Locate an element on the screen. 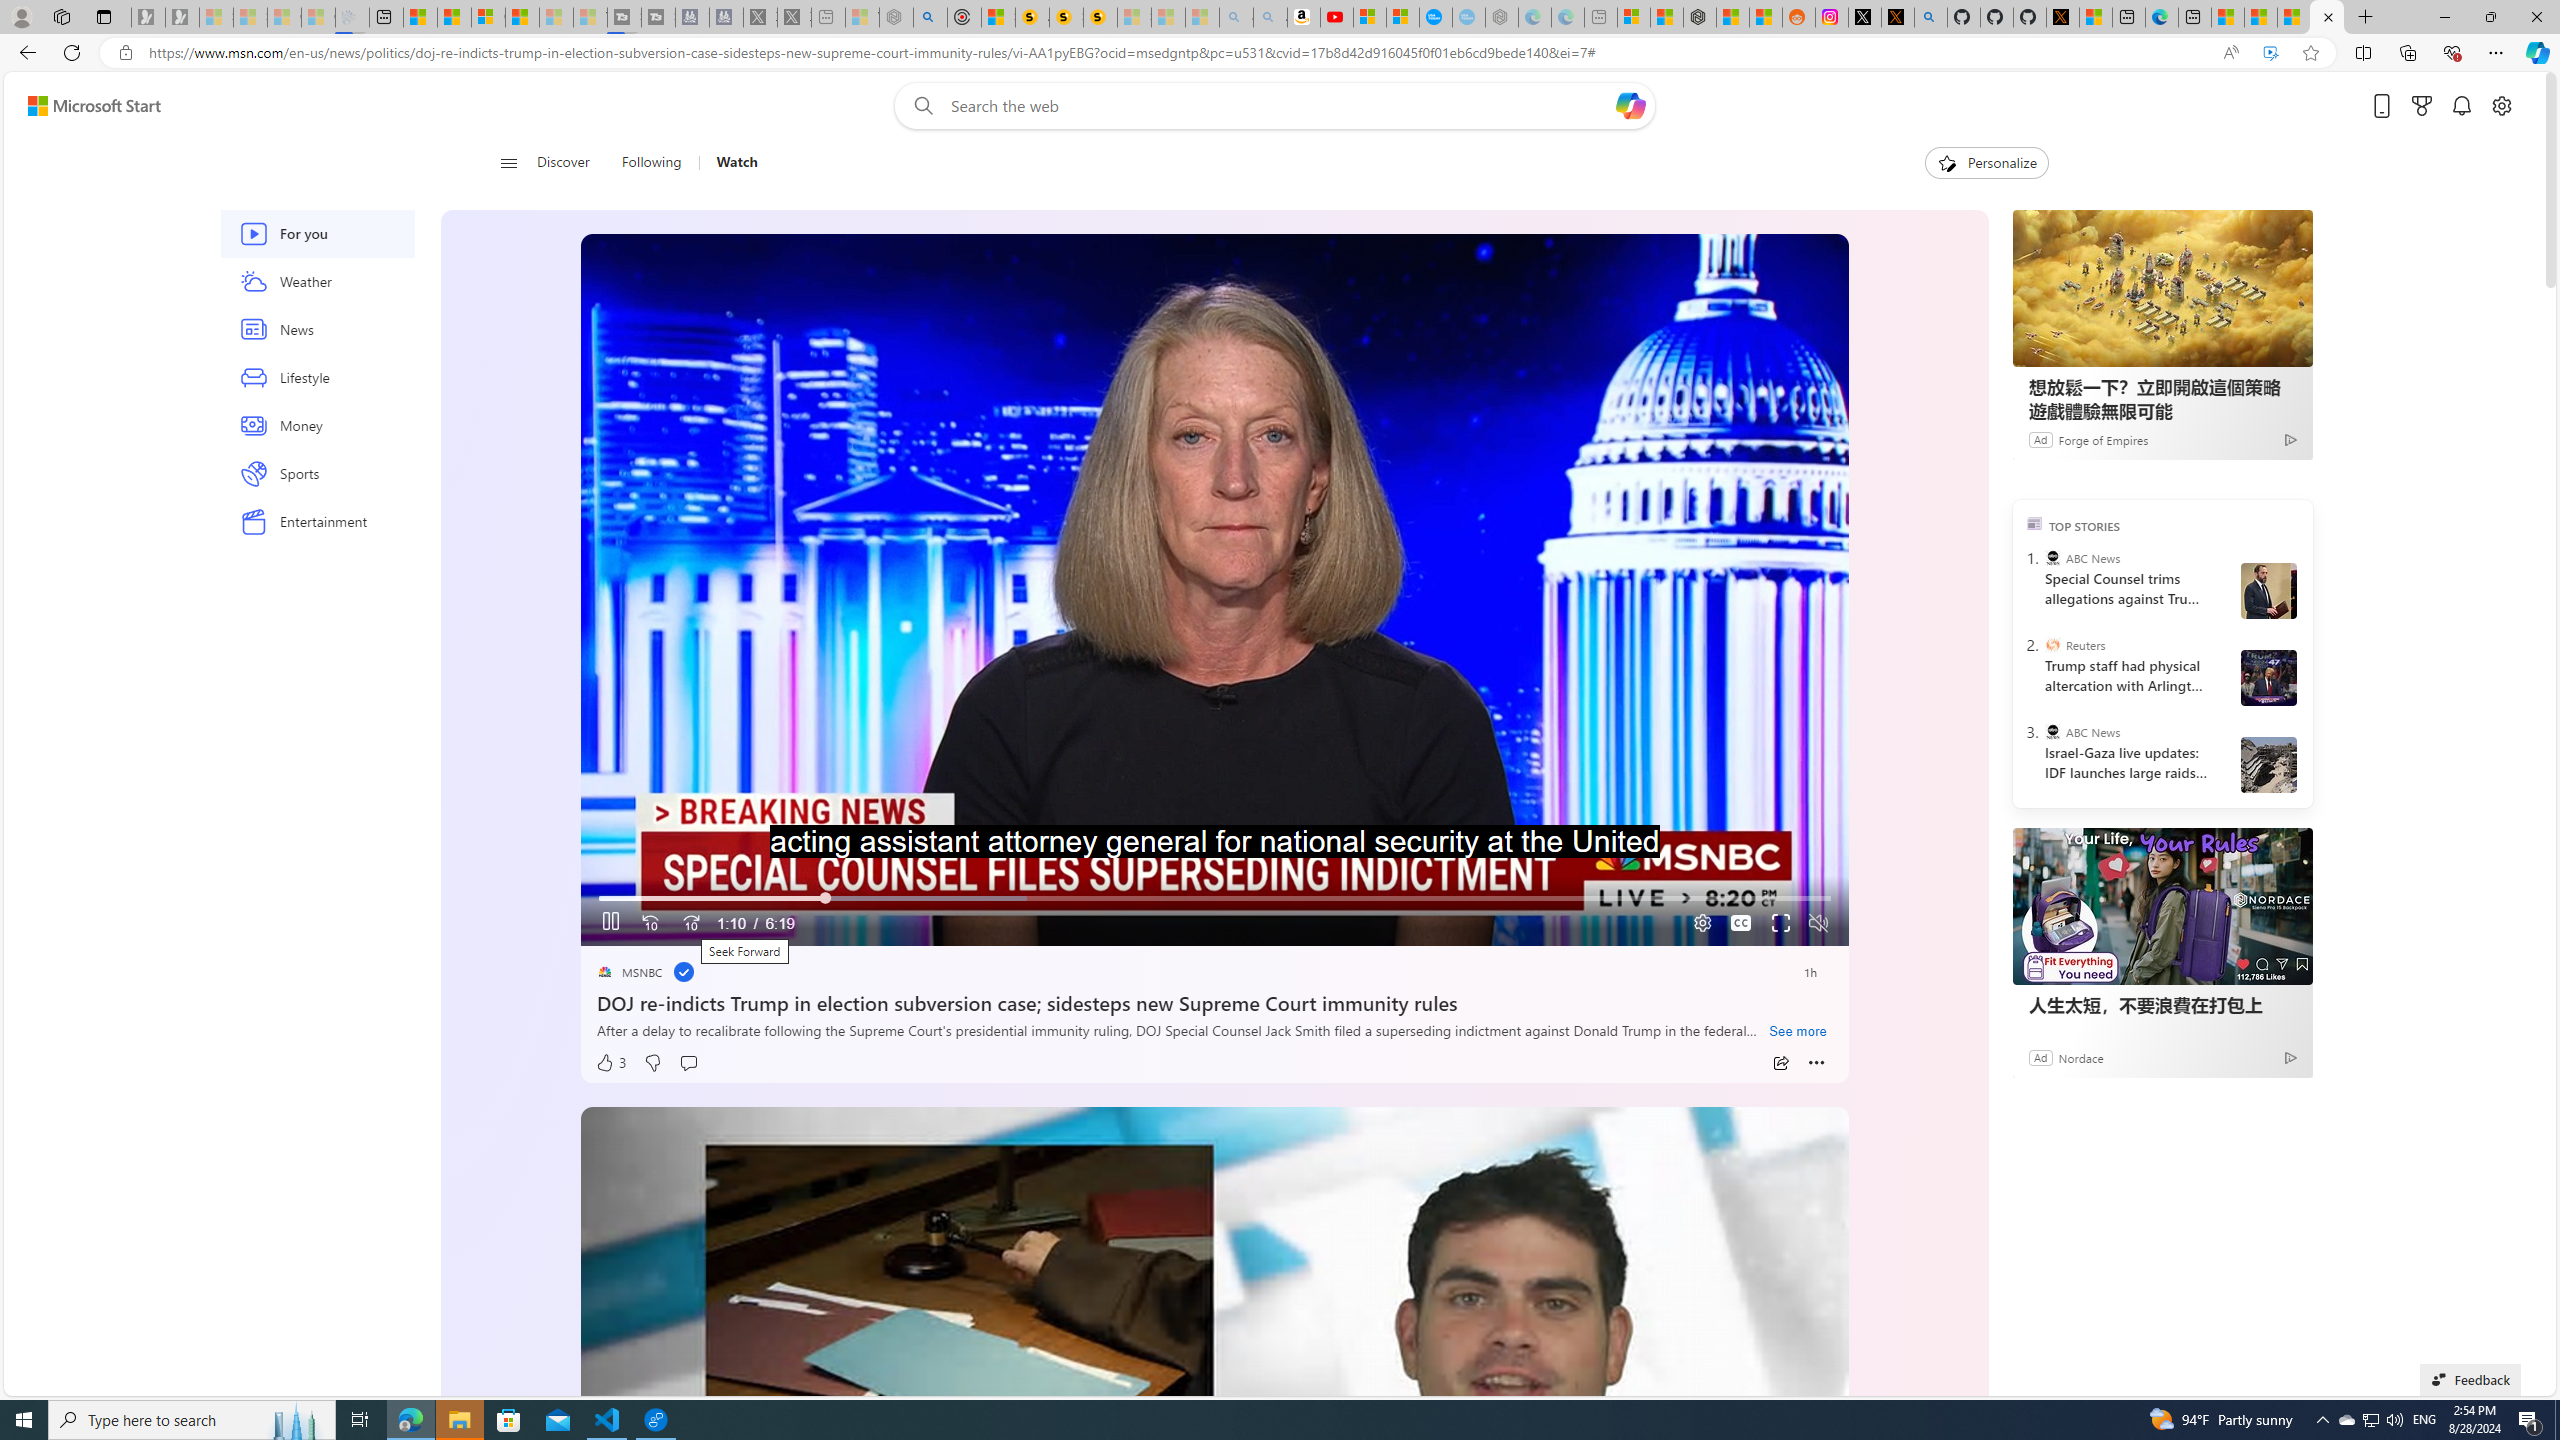  'placeholder MSNBC' is located at coordinates (628, 972).